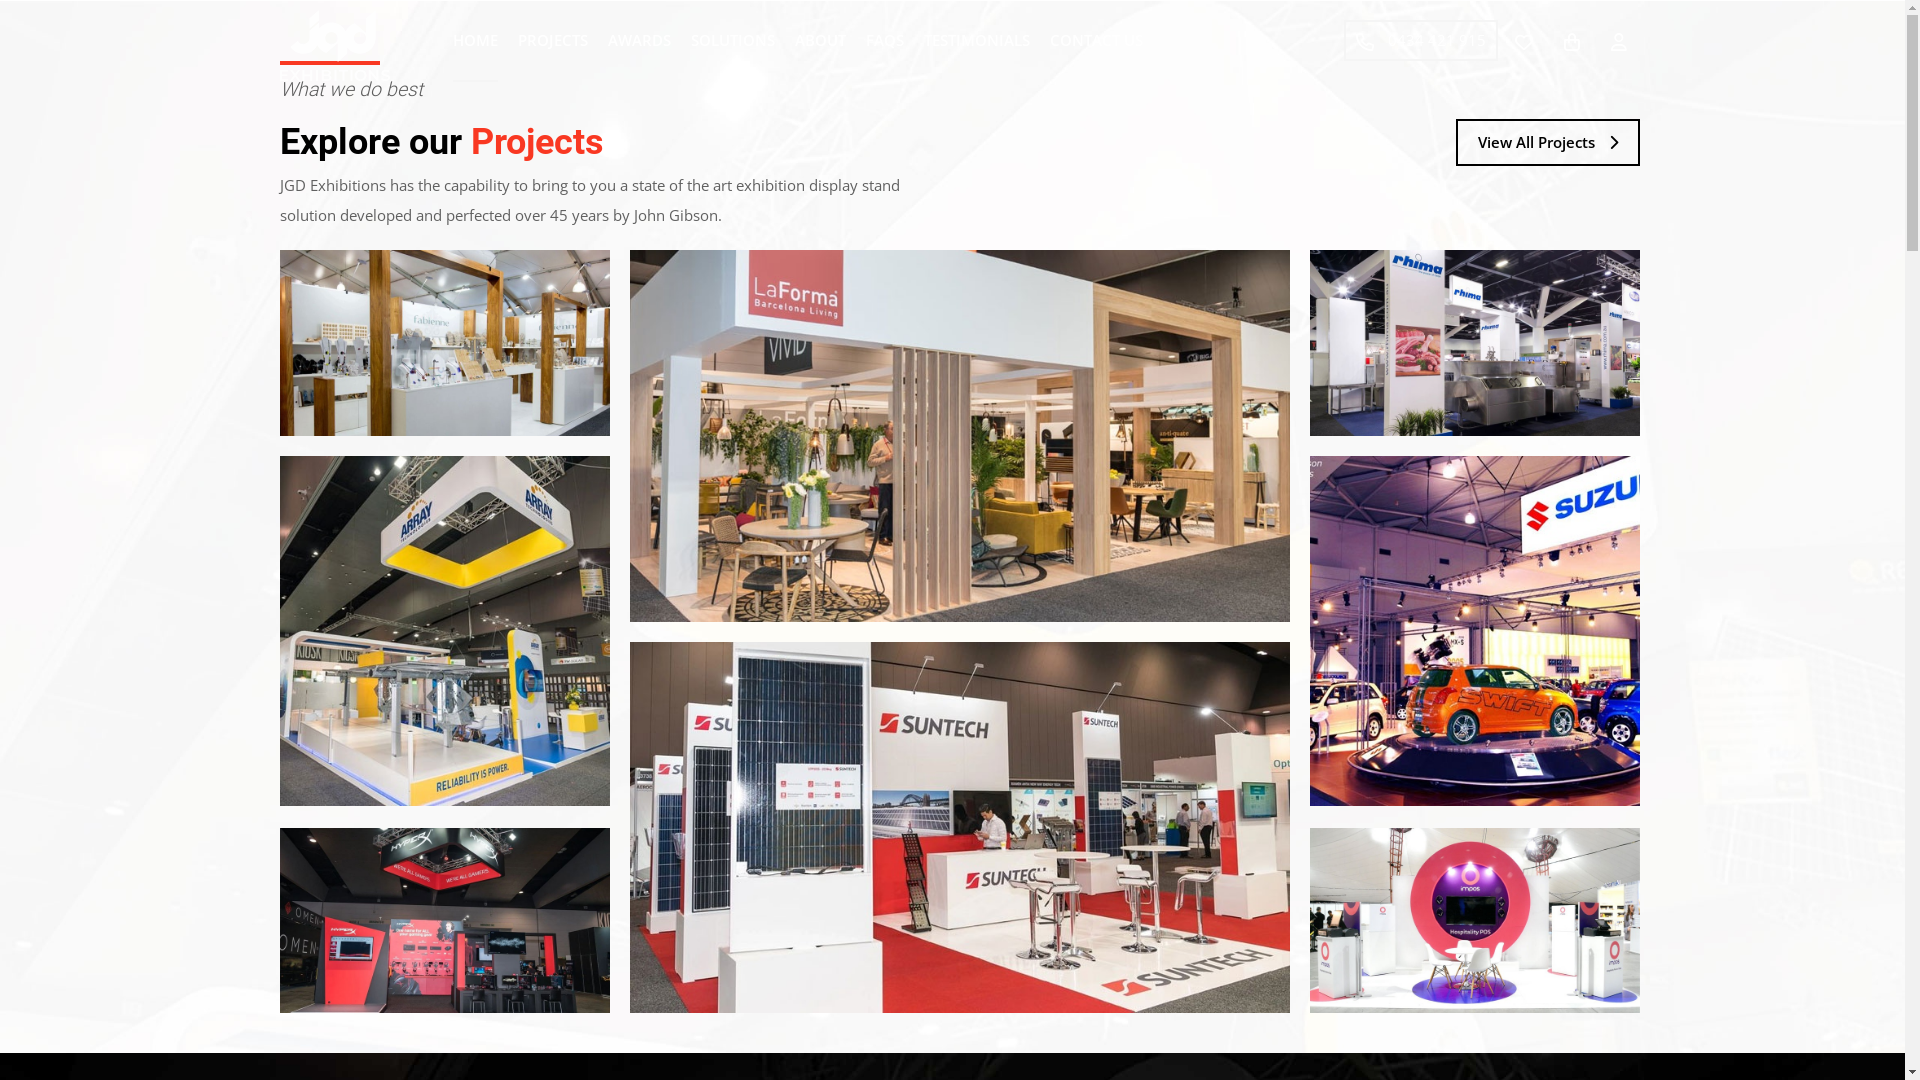 The image size is (1920, 1080). I want to click on 'AWARDS', so click(638, 39).